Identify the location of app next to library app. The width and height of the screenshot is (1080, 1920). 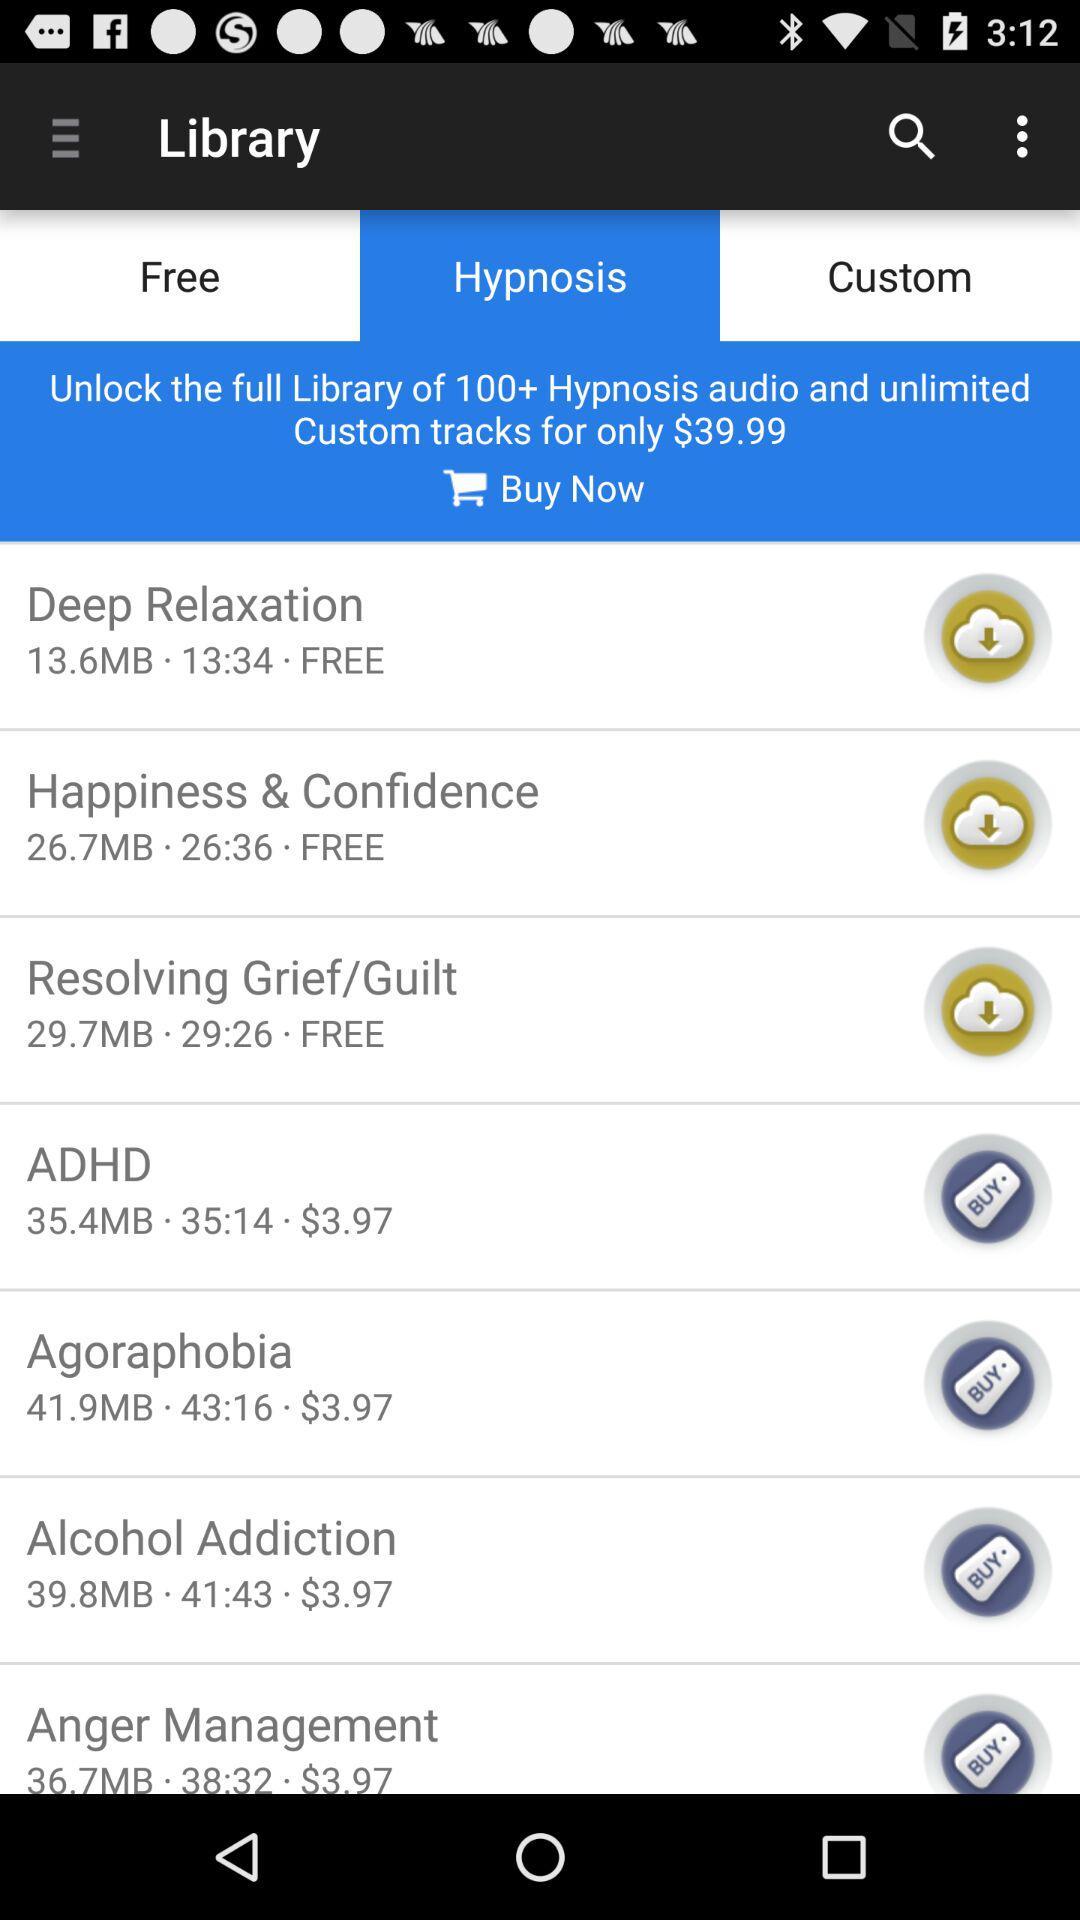
(72, 135).